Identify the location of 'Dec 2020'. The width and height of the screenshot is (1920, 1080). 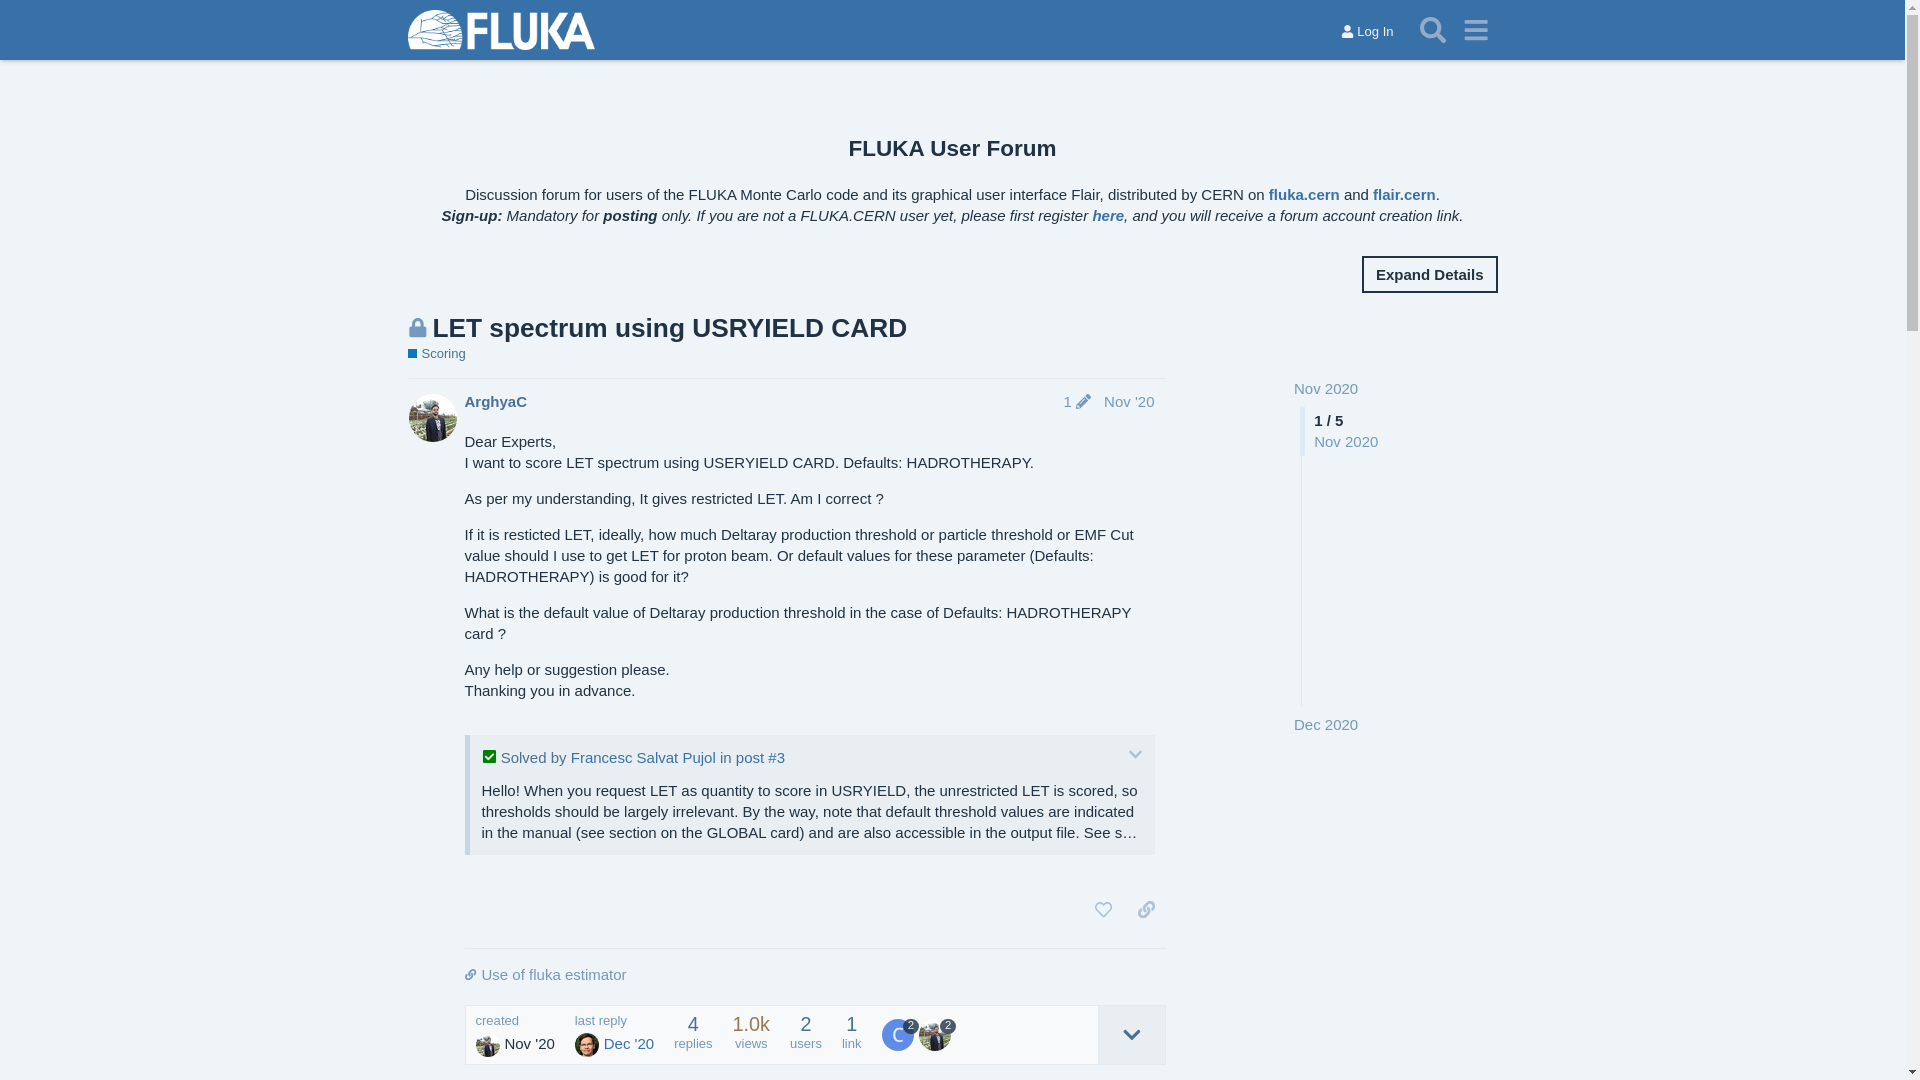
(1325, 724).